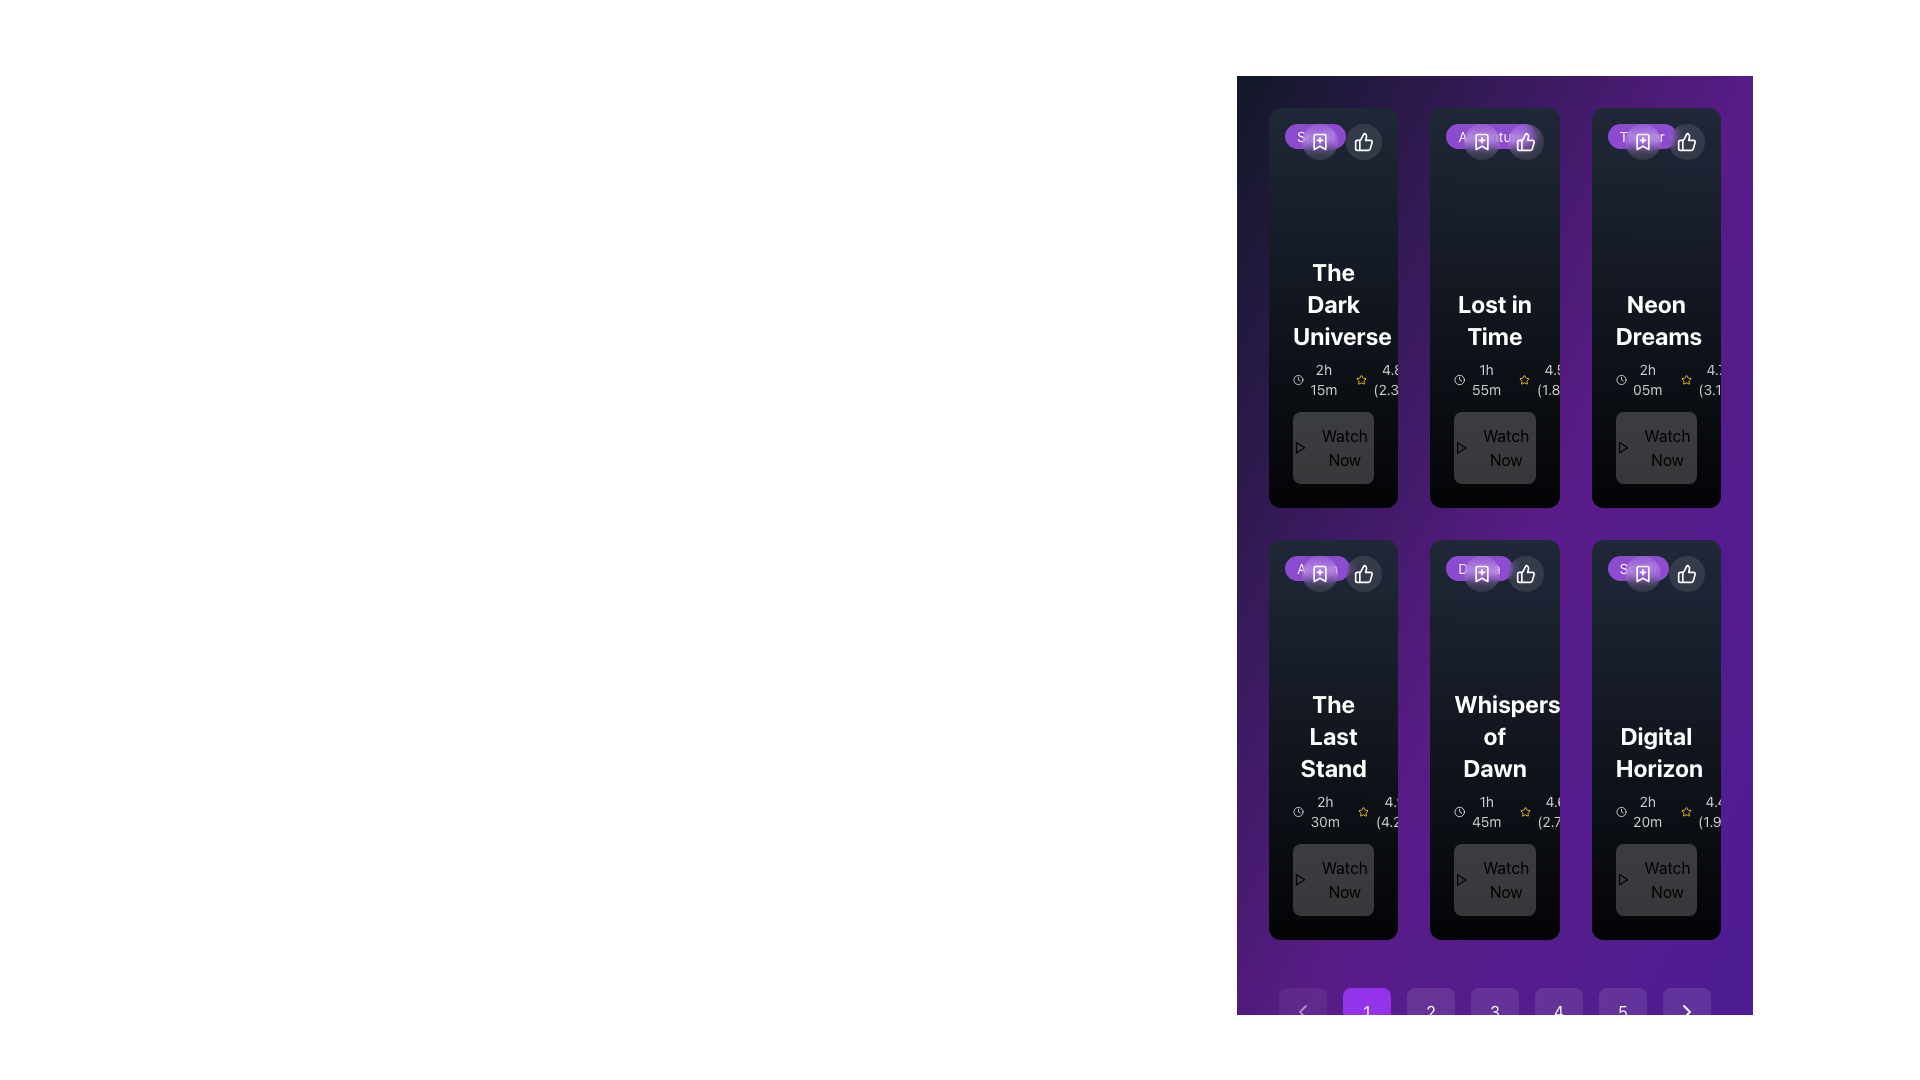 This screenshot has height=1080, width=1920. Describe the element at coordinates (1642, 141) in the screenshot. I see `the bookmark button with a plus sign located at the top-right of the 'Neon Dreams' movie card to bookmark this item` at that location.